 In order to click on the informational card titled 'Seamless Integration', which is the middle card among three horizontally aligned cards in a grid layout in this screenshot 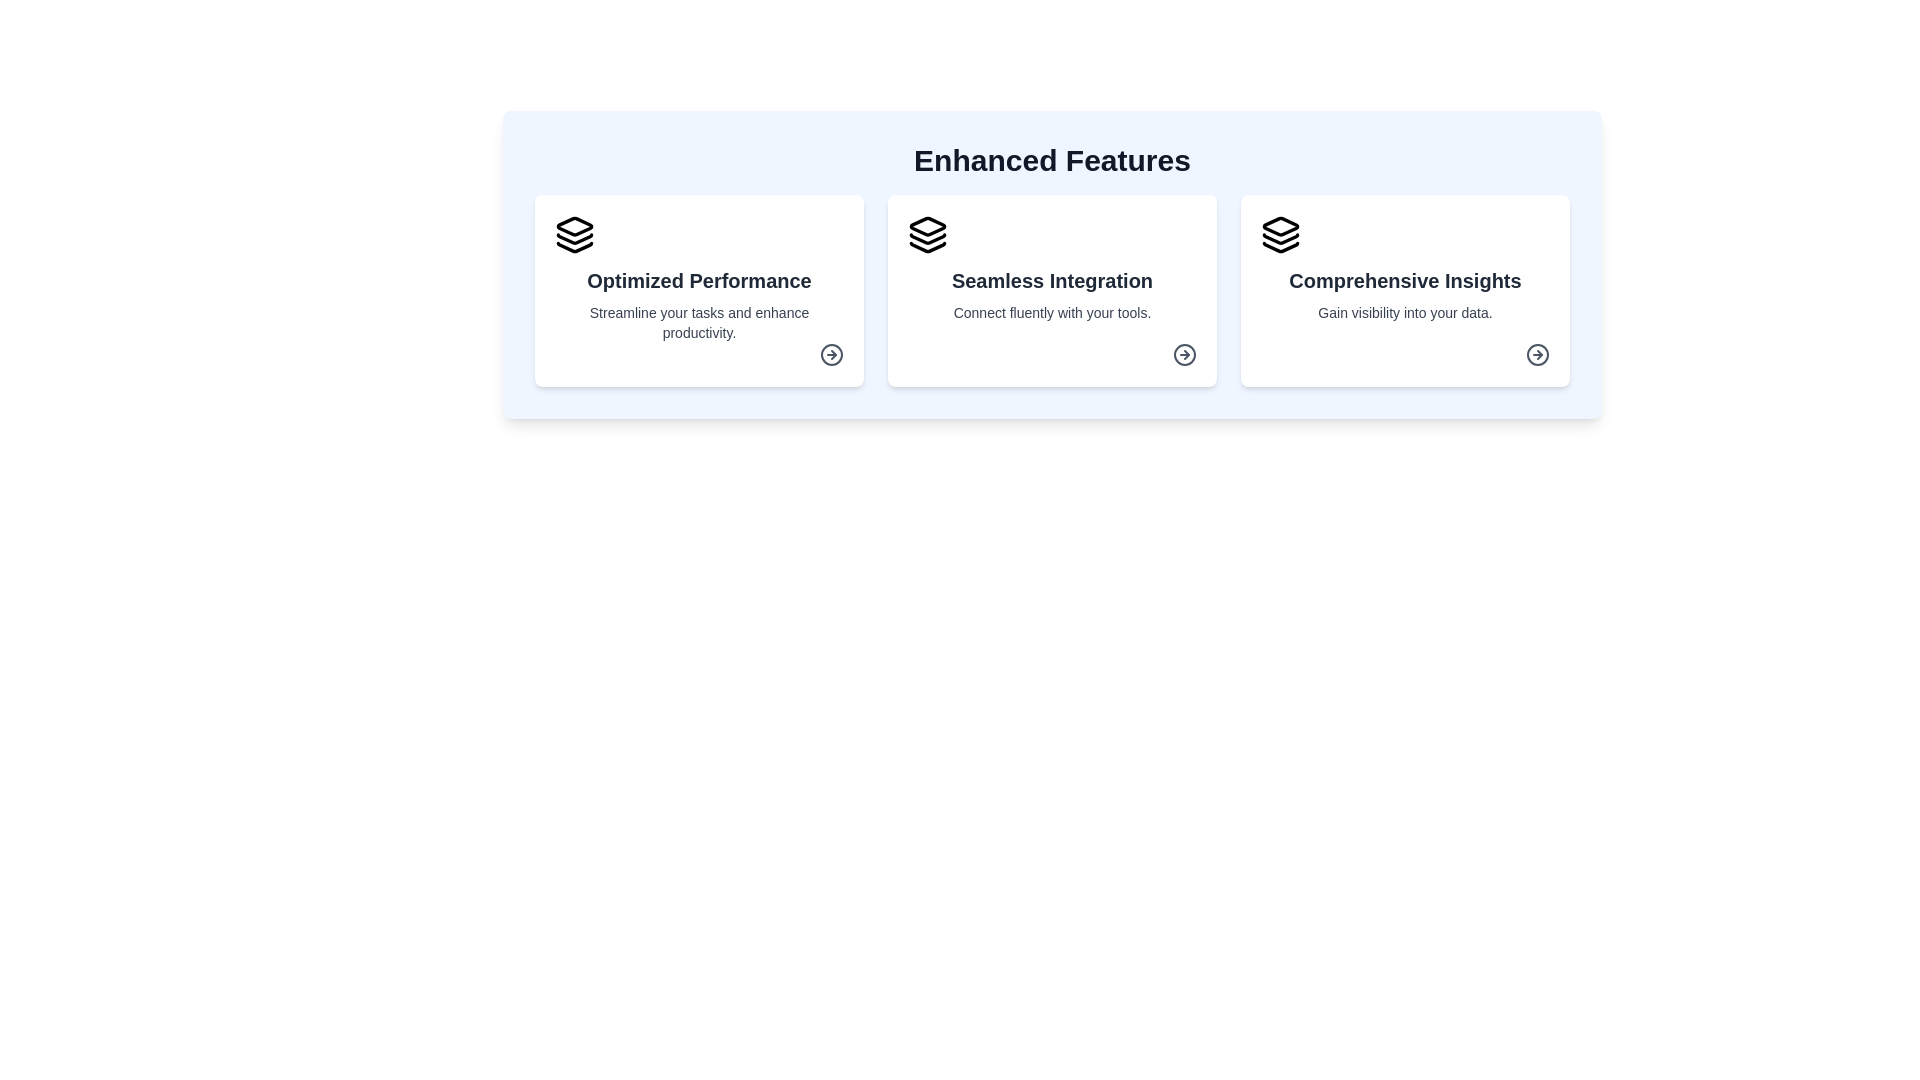, I will do `click(1051, 290)`.